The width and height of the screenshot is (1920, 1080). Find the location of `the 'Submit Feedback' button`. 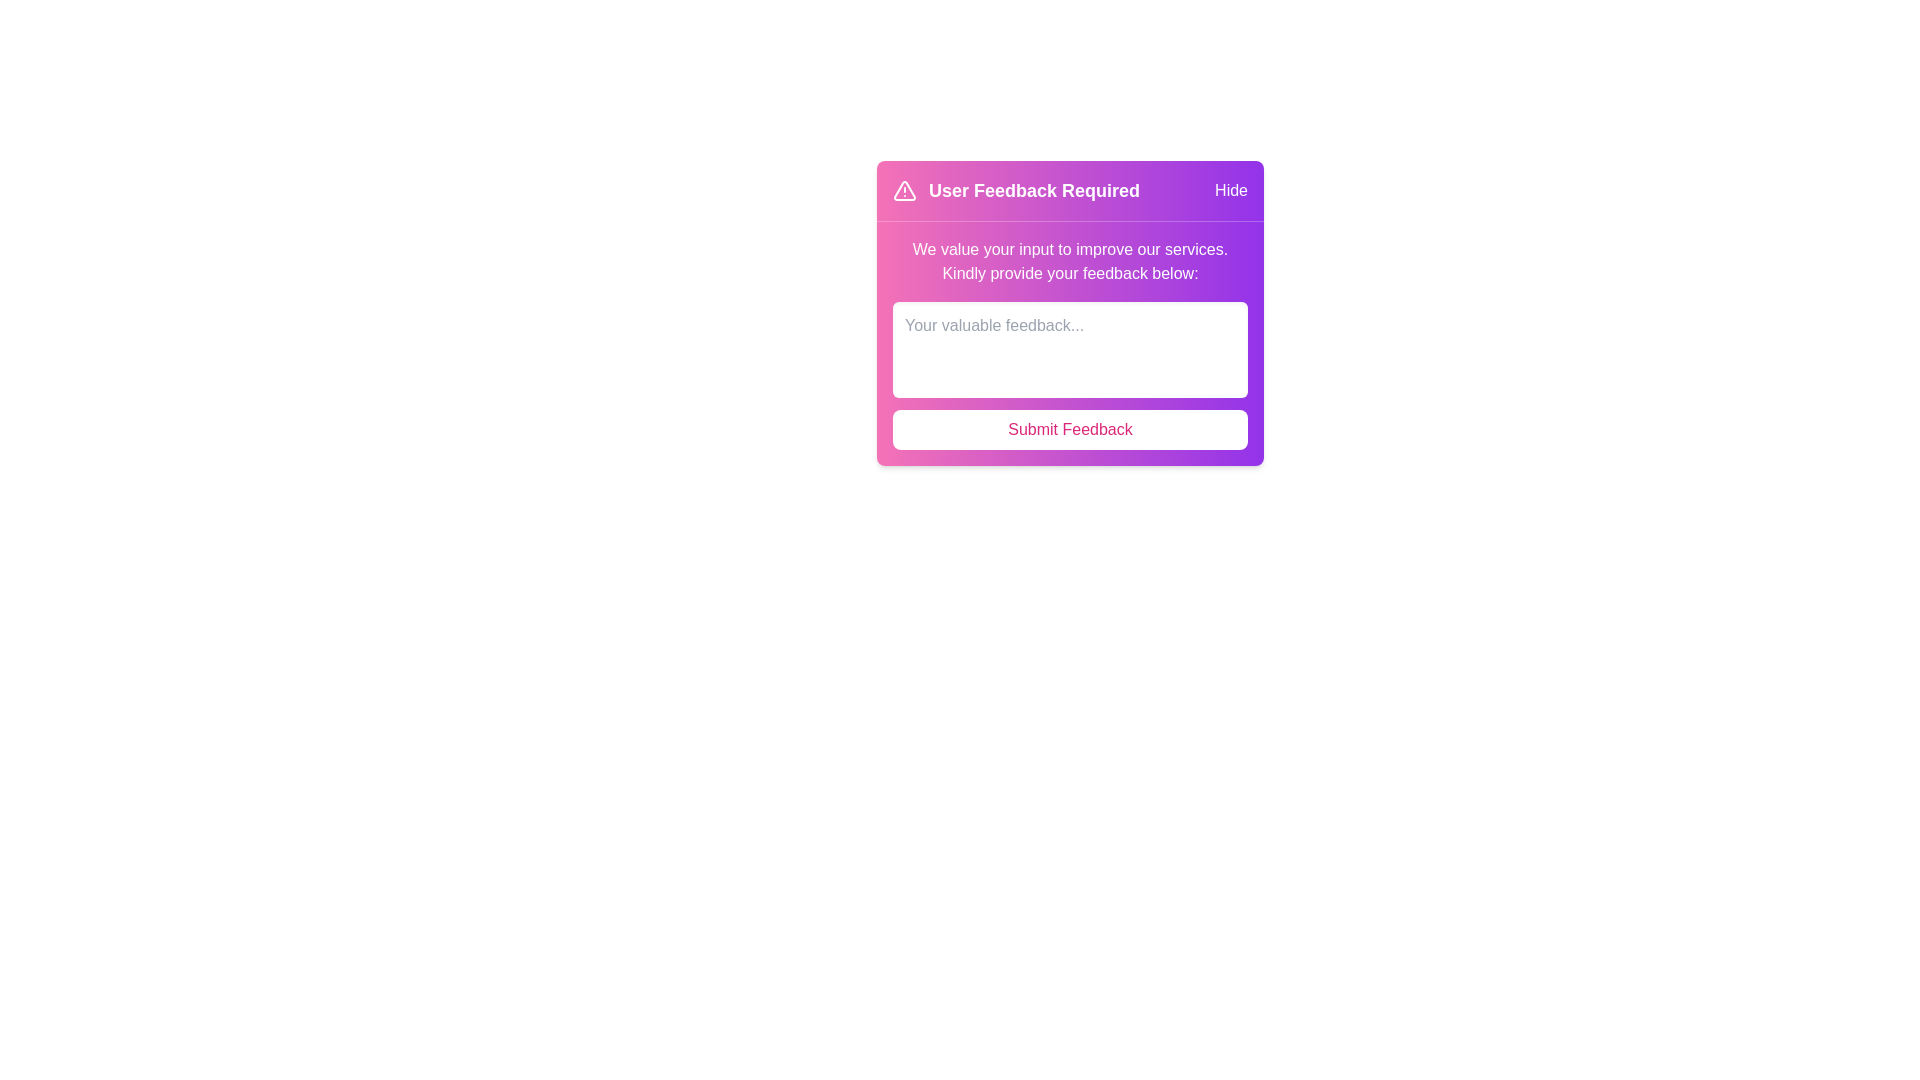

the 'Submit Feedback' button is located at coordinates (1069, 428).